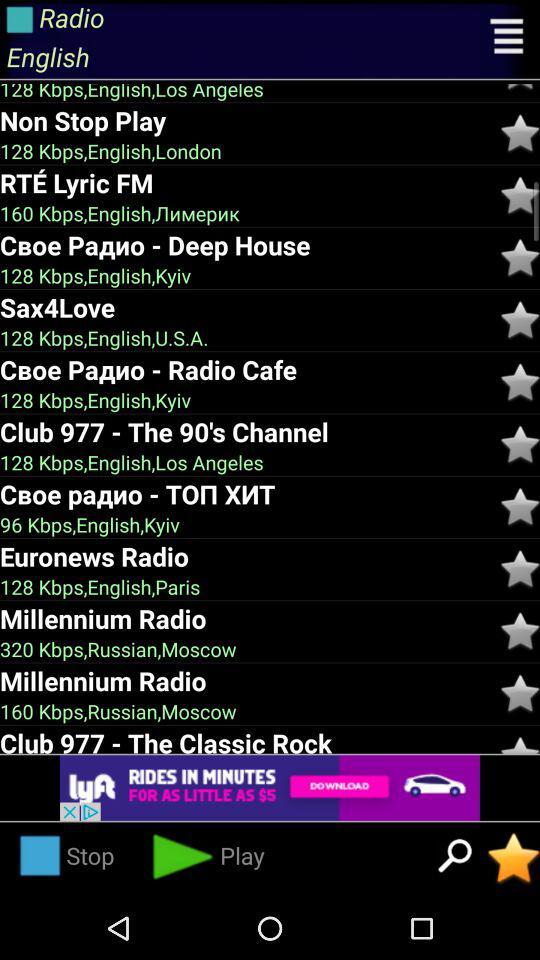 This screenshot has width=540, height=960. What do you see at coordinates (270, 788) in the screenshot?
I see `advertisement area` at bounding box center [270, 788].